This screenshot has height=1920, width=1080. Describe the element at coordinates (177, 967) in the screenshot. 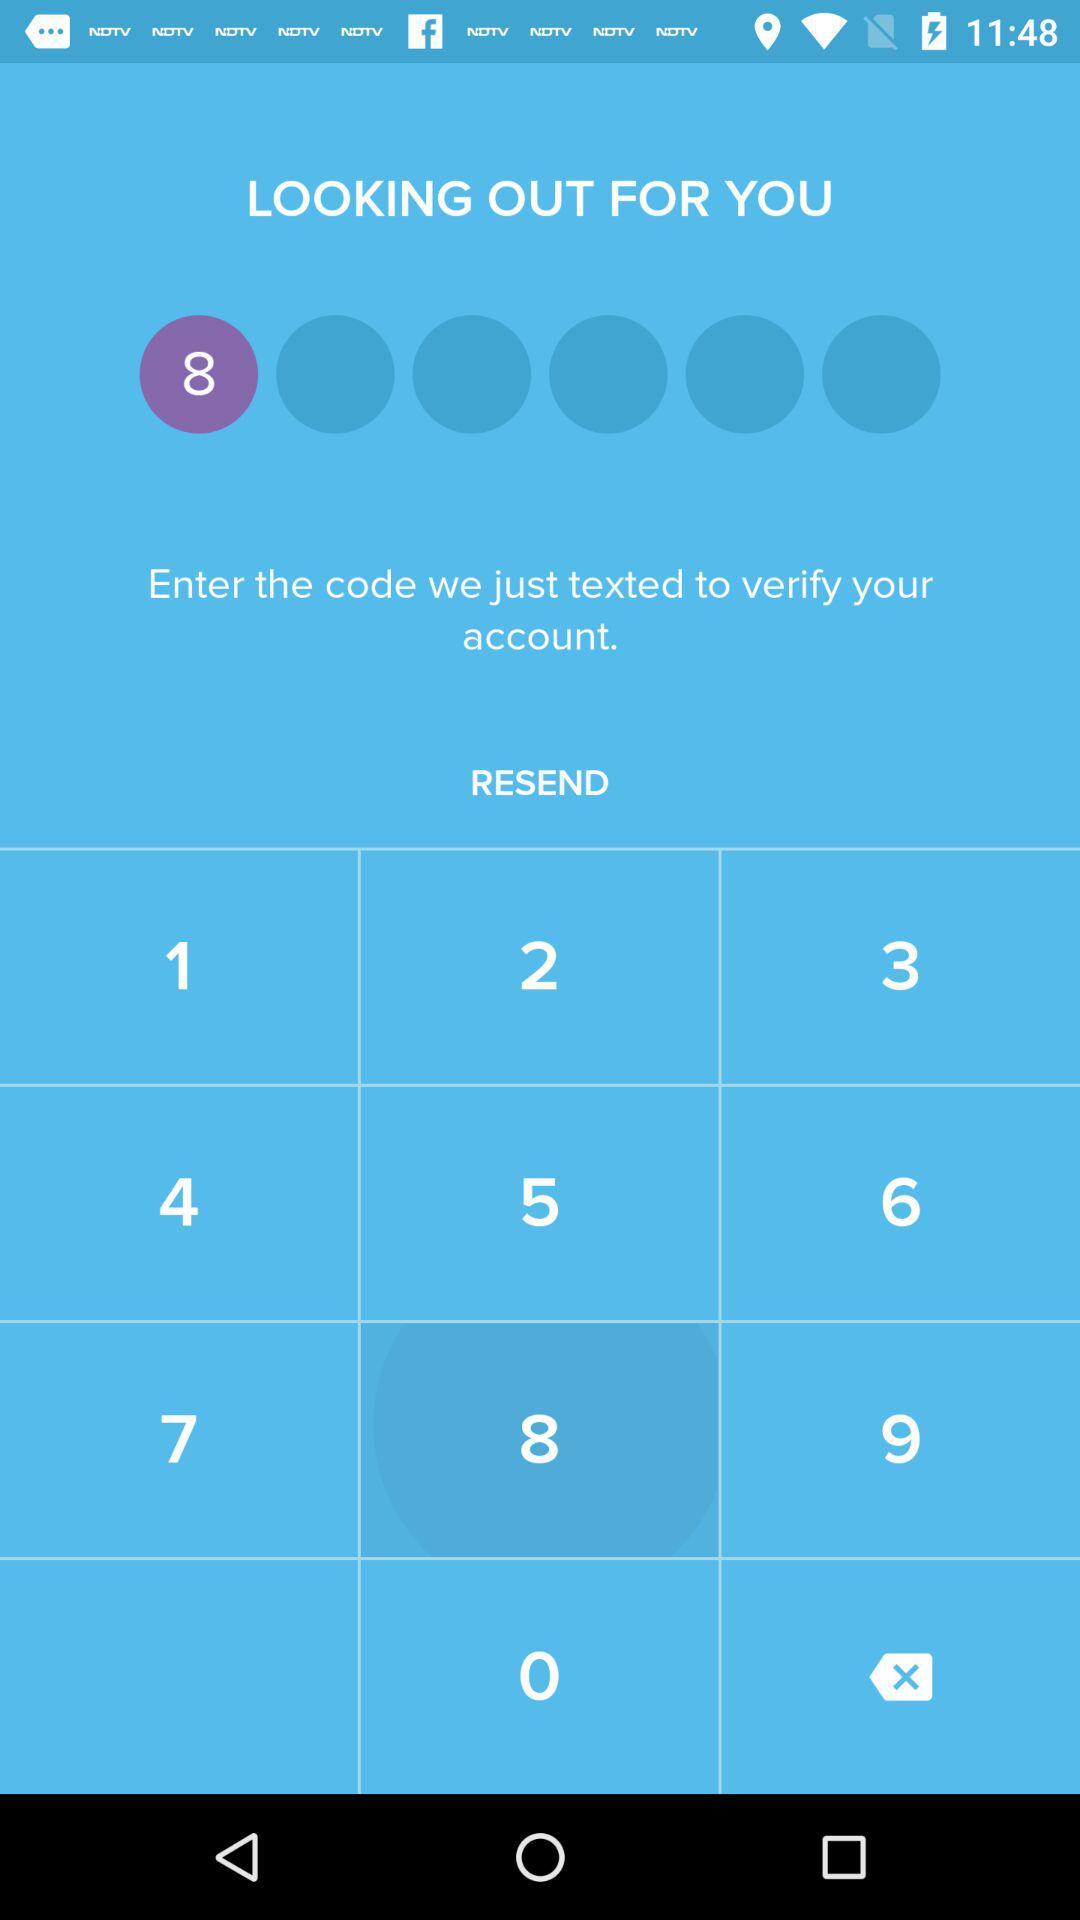

I see `the 1 icon` at that location.